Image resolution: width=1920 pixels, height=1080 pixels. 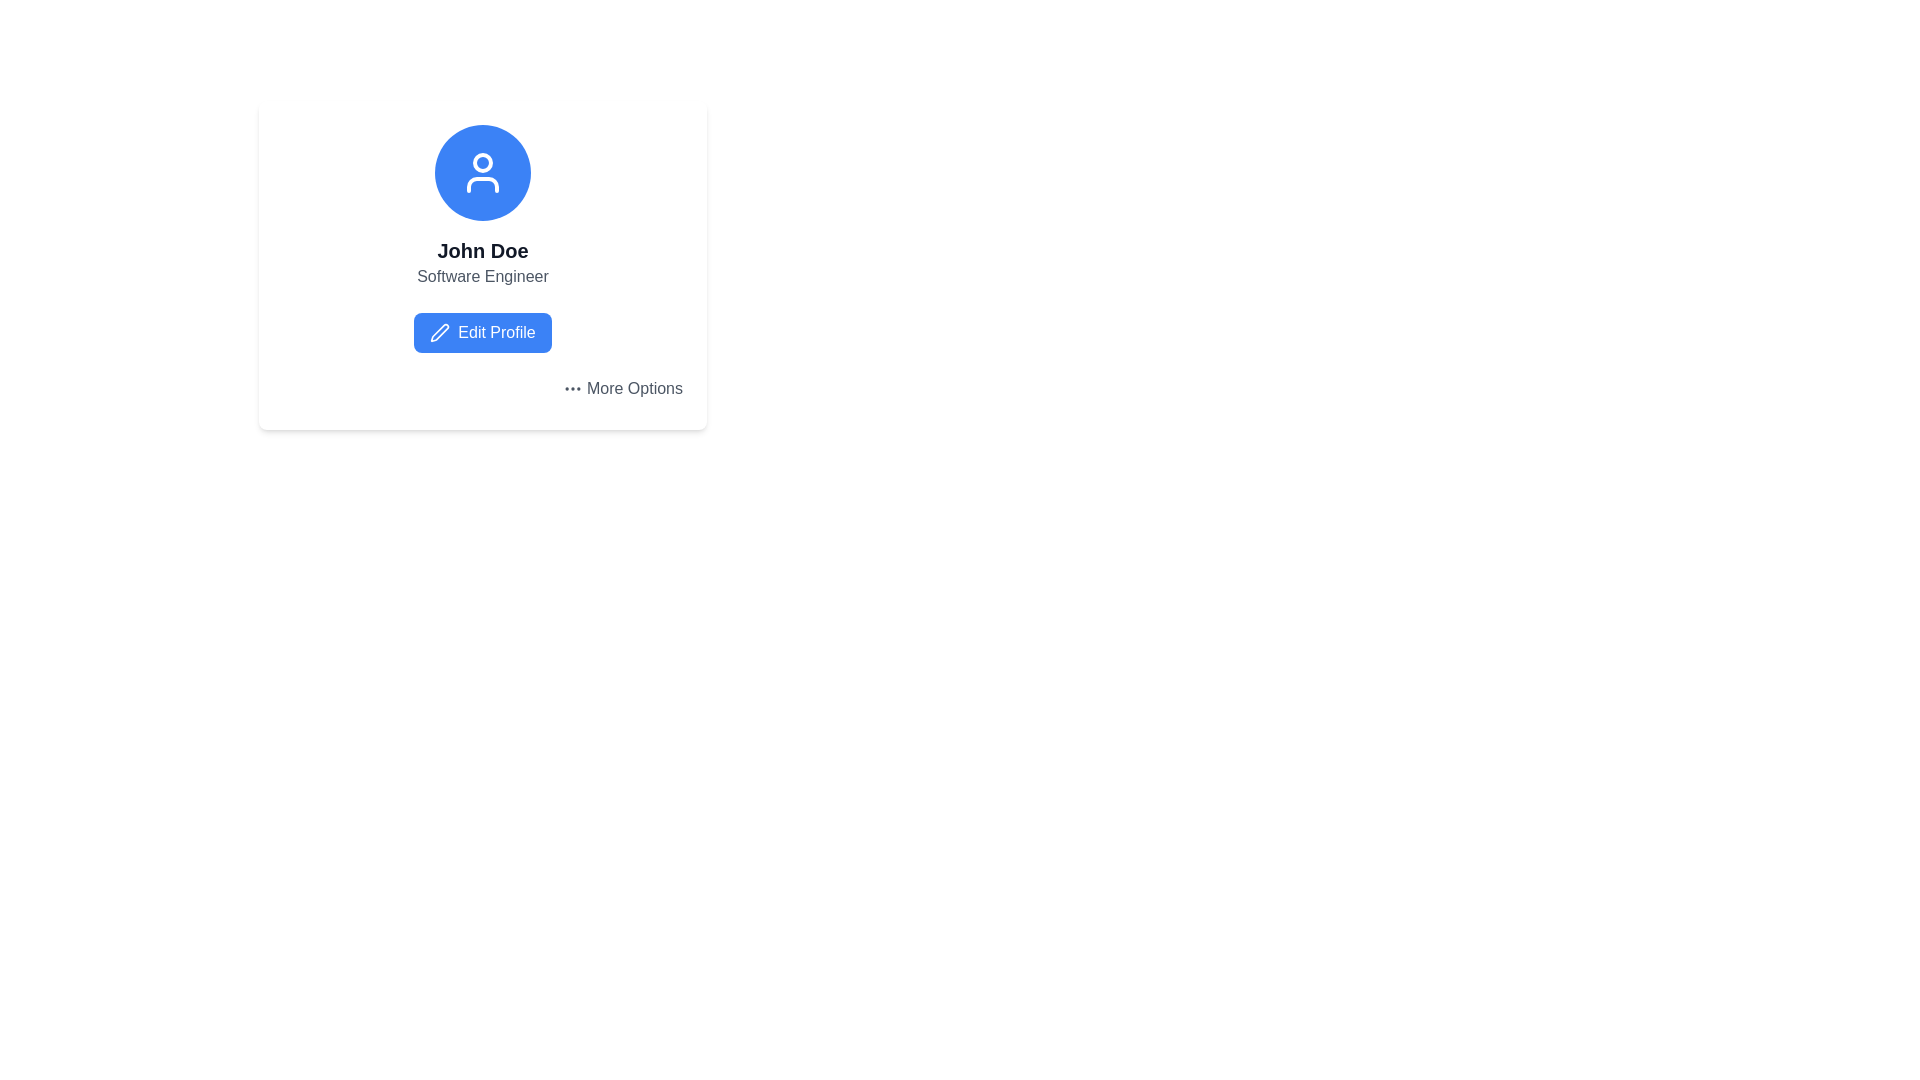 What do you see at coordinates (622, 389) in the screenshot?
I see `the 'More Options' button with three dots icon in the bottom-right corner of the user profile section` at bounding box center [622, 389].